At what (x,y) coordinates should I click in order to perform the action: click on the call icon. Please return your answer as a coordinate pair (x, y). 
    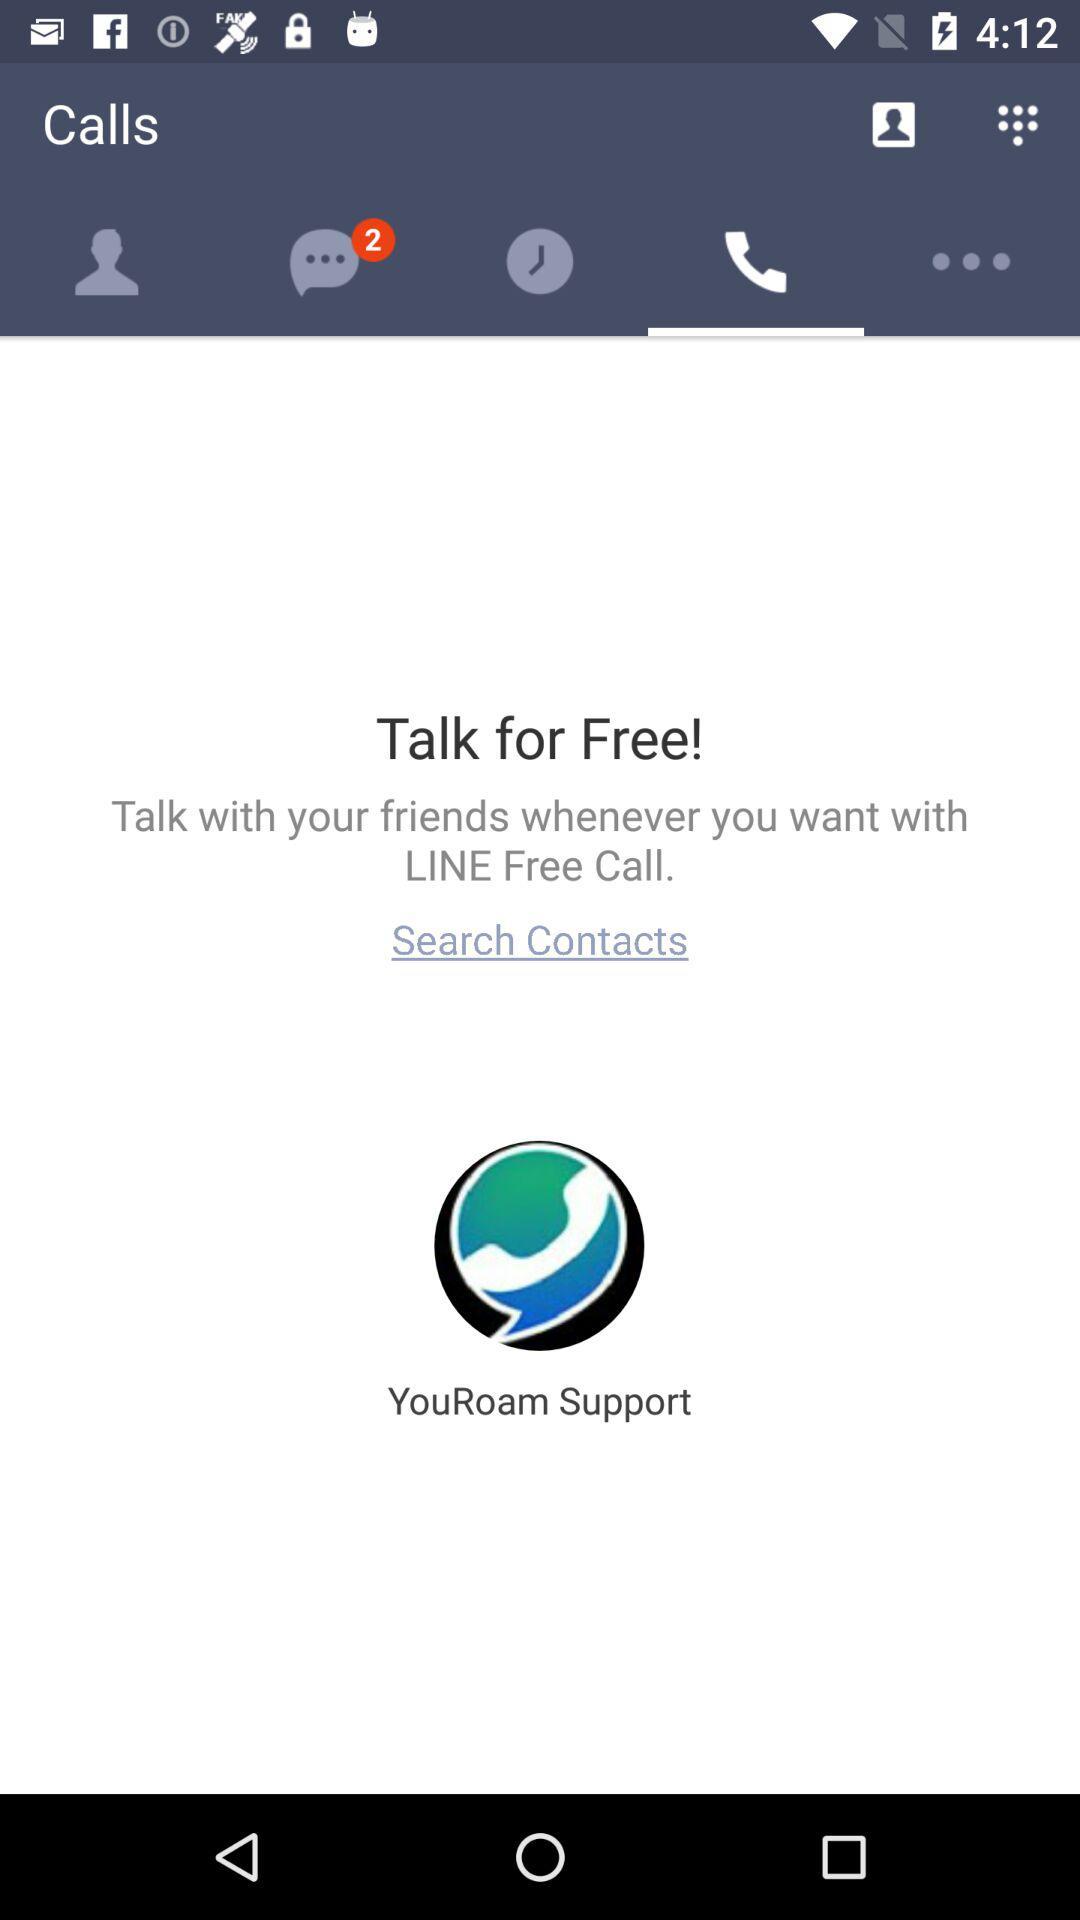
    Looking at the image, I should click on (756, 261).